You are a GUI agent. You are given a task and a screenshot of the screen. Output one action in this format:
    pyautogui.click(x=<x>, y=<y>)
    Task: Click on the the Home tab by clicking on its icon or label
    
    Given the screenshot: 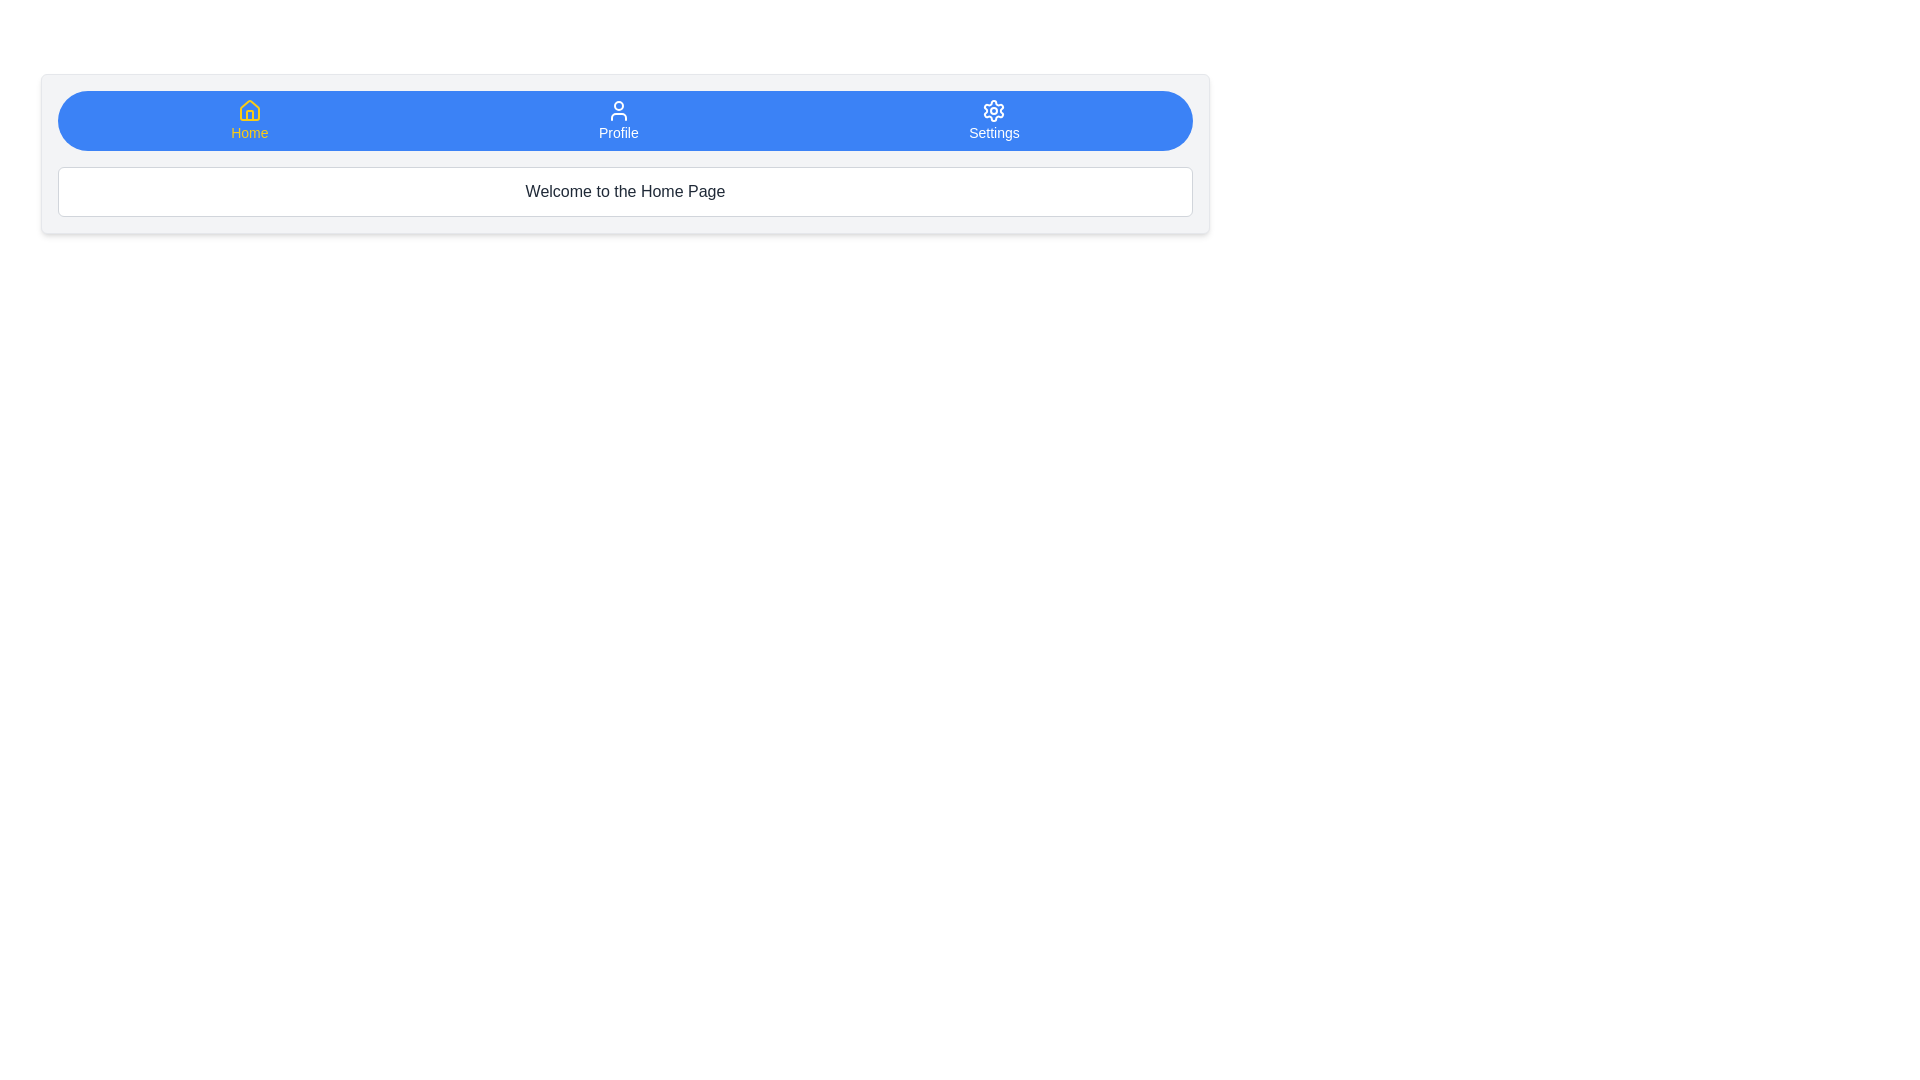 What is the action you would take?
    pyautogui.click(x=248, y=120)
    